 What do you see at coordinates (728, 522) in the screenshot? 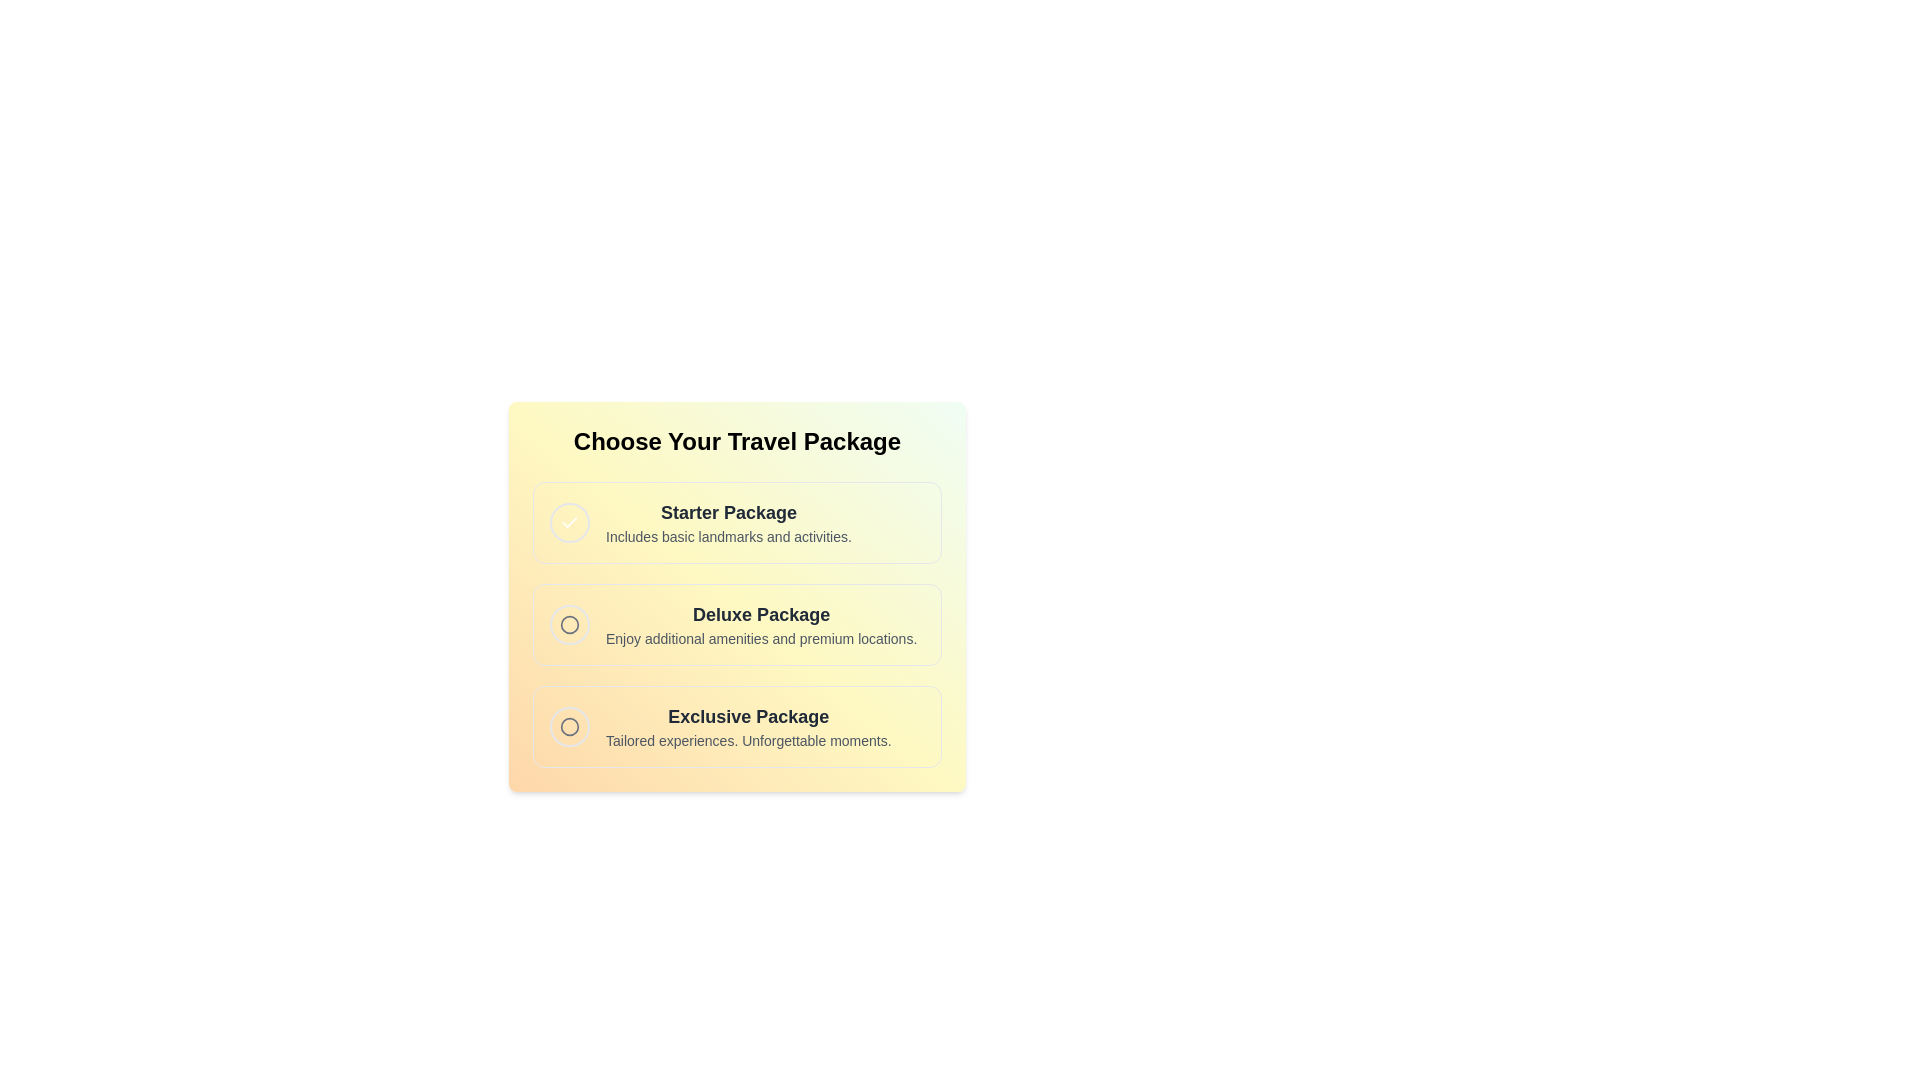
I see `information from the Text Label displaying 'Starter Package' and its description located at the uppermost option in the selection list of travel packages` at bounding box center [728, 522].